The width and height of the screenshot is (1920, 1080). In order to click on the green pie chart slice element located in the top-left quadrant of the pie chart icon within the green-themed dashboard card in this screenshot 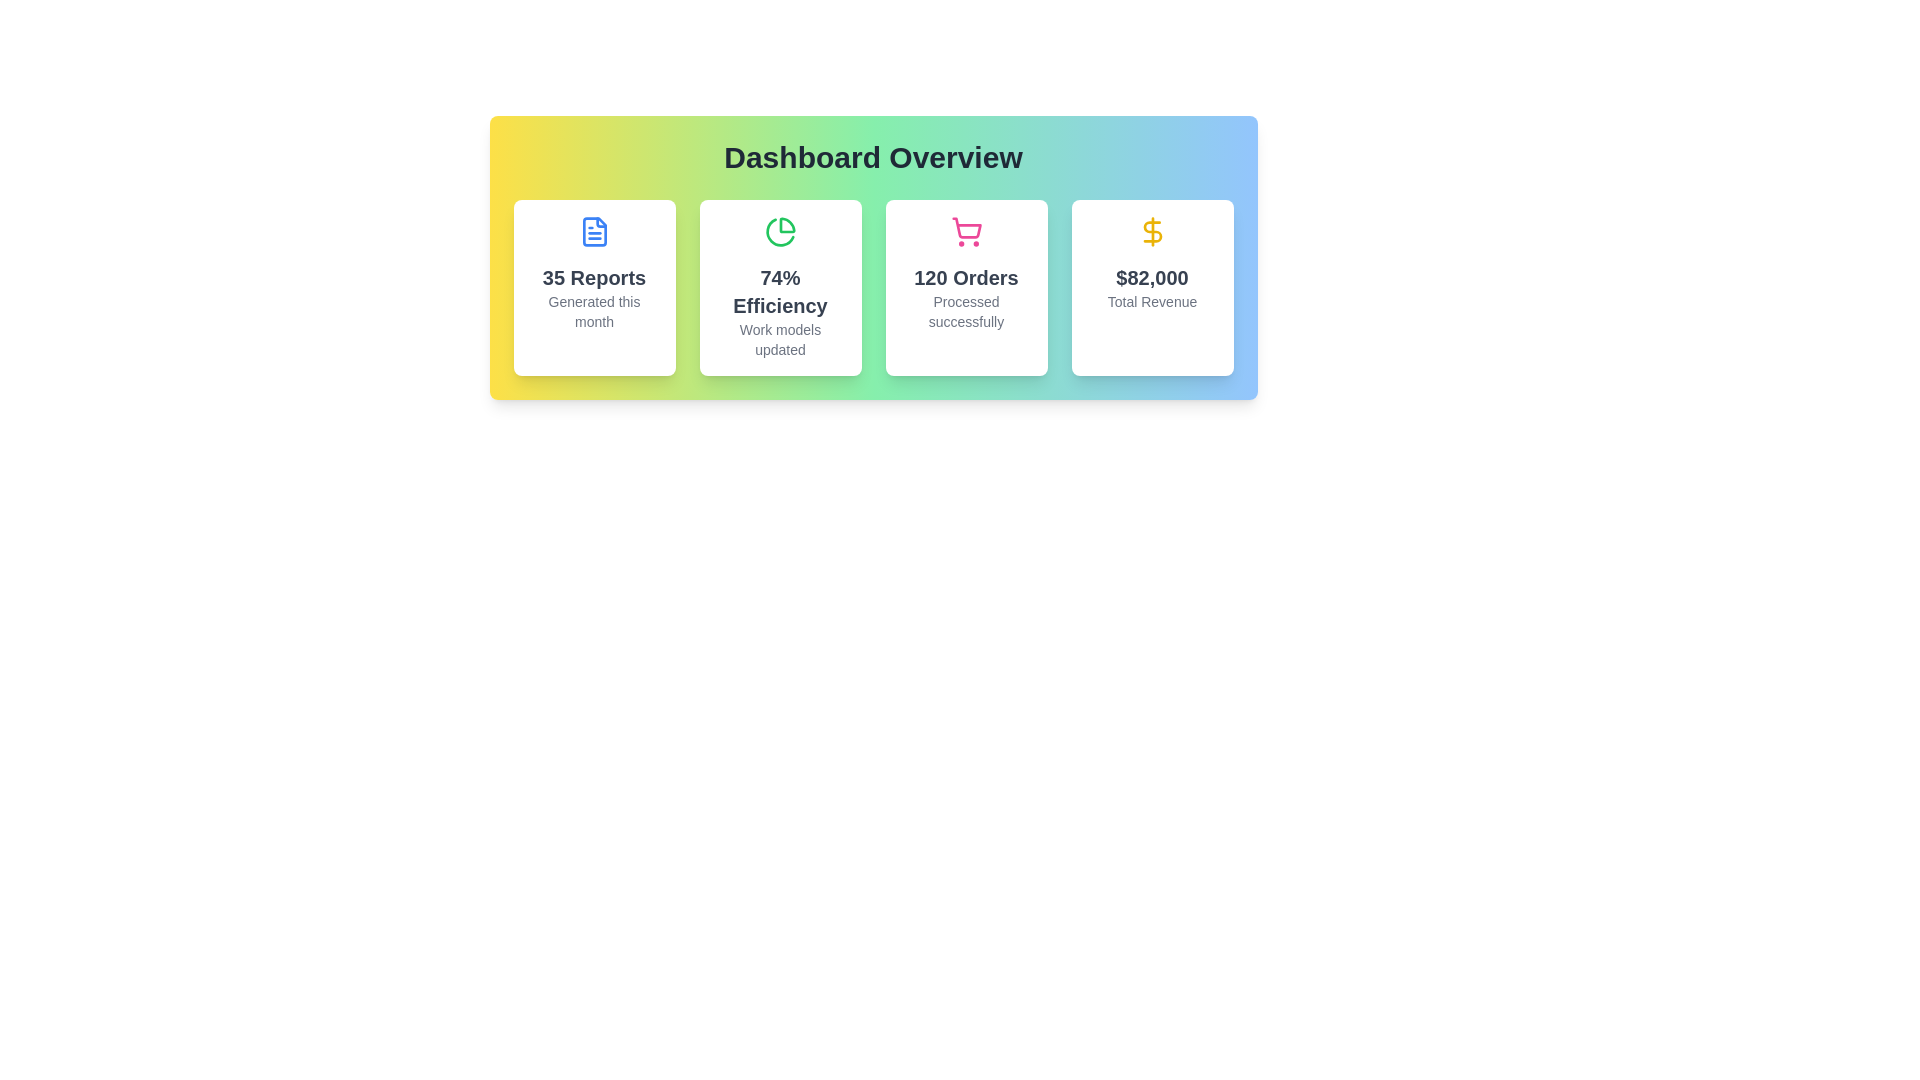, I will do `click(786, 225)`.